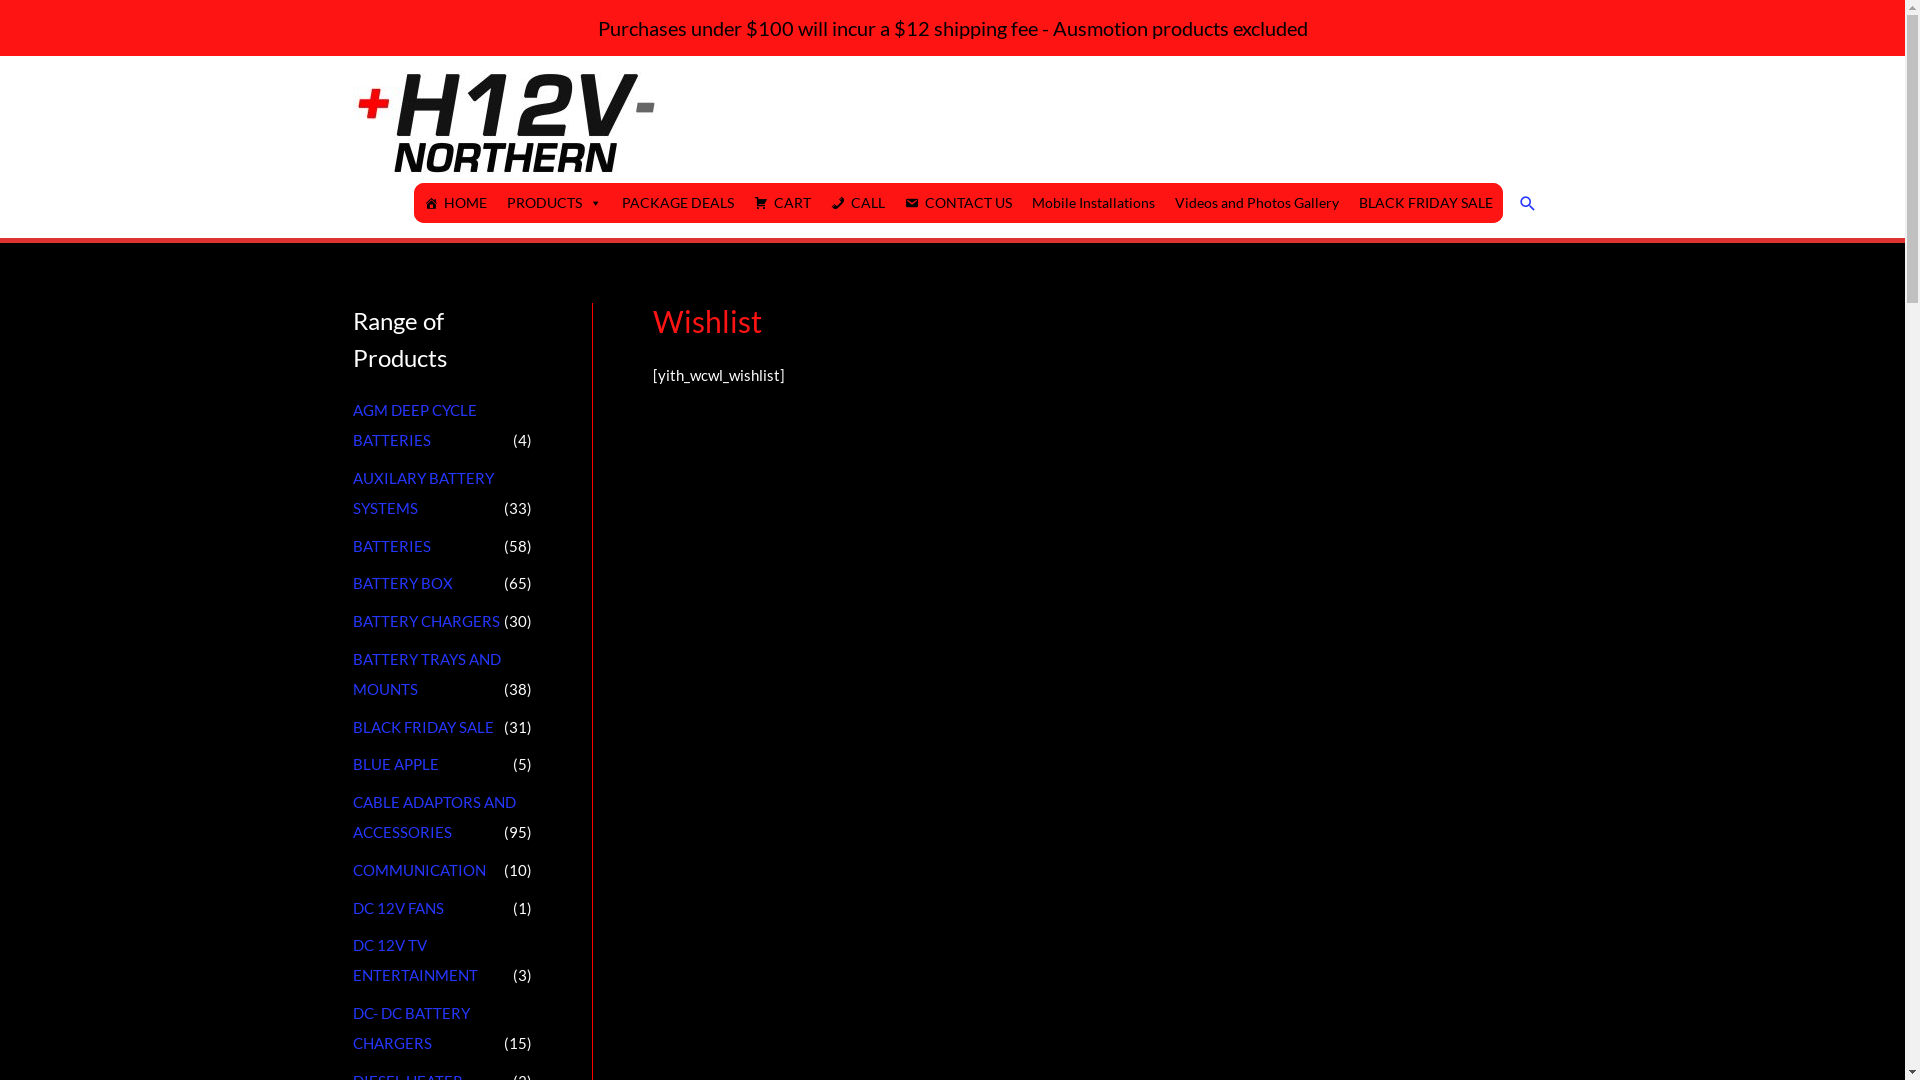  Describe the element at coordinates (781, 203) in the screenshot. I see `'CART'` at that location.